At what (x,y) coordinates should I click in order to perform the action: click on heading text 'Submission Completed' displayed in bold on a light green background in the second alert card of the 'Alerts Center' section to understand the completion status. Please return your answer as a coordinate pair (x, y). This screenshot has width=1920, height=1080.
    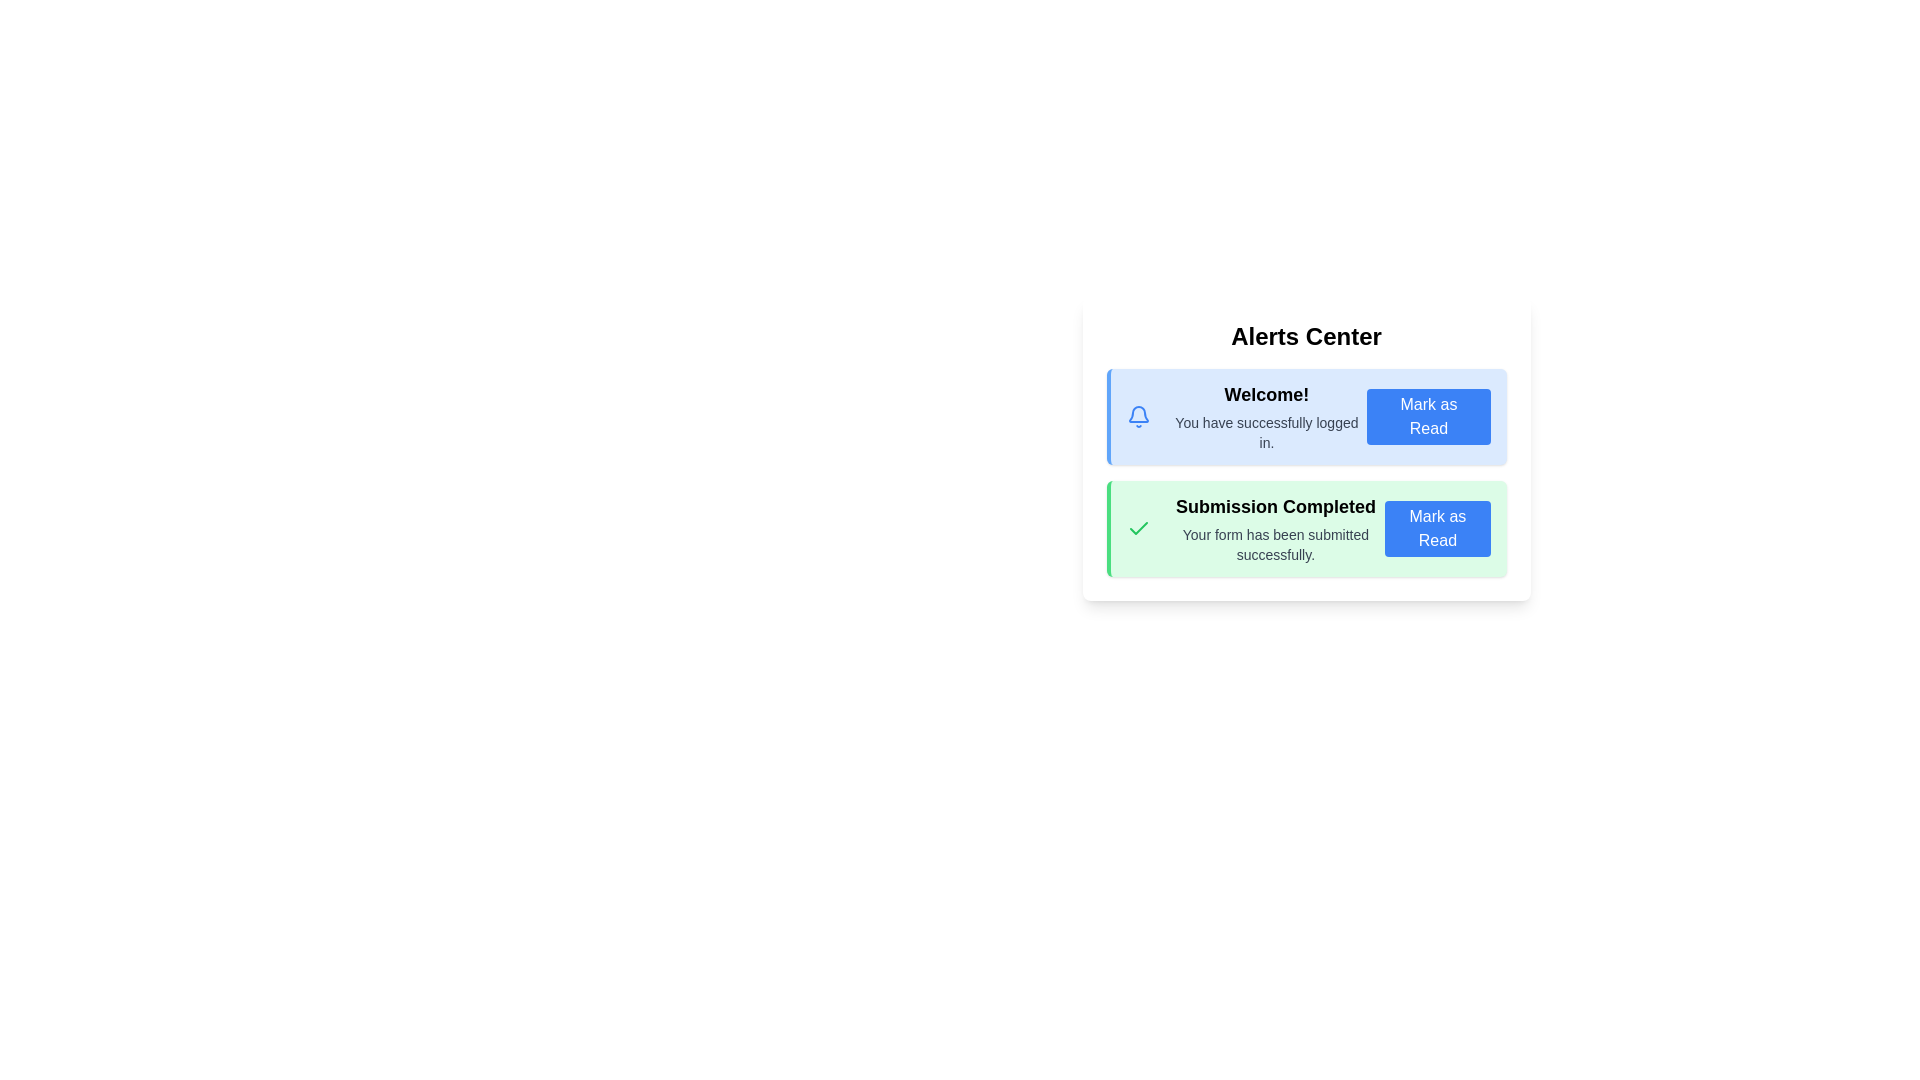
    Looking at the image, I should click on (1274, 505).